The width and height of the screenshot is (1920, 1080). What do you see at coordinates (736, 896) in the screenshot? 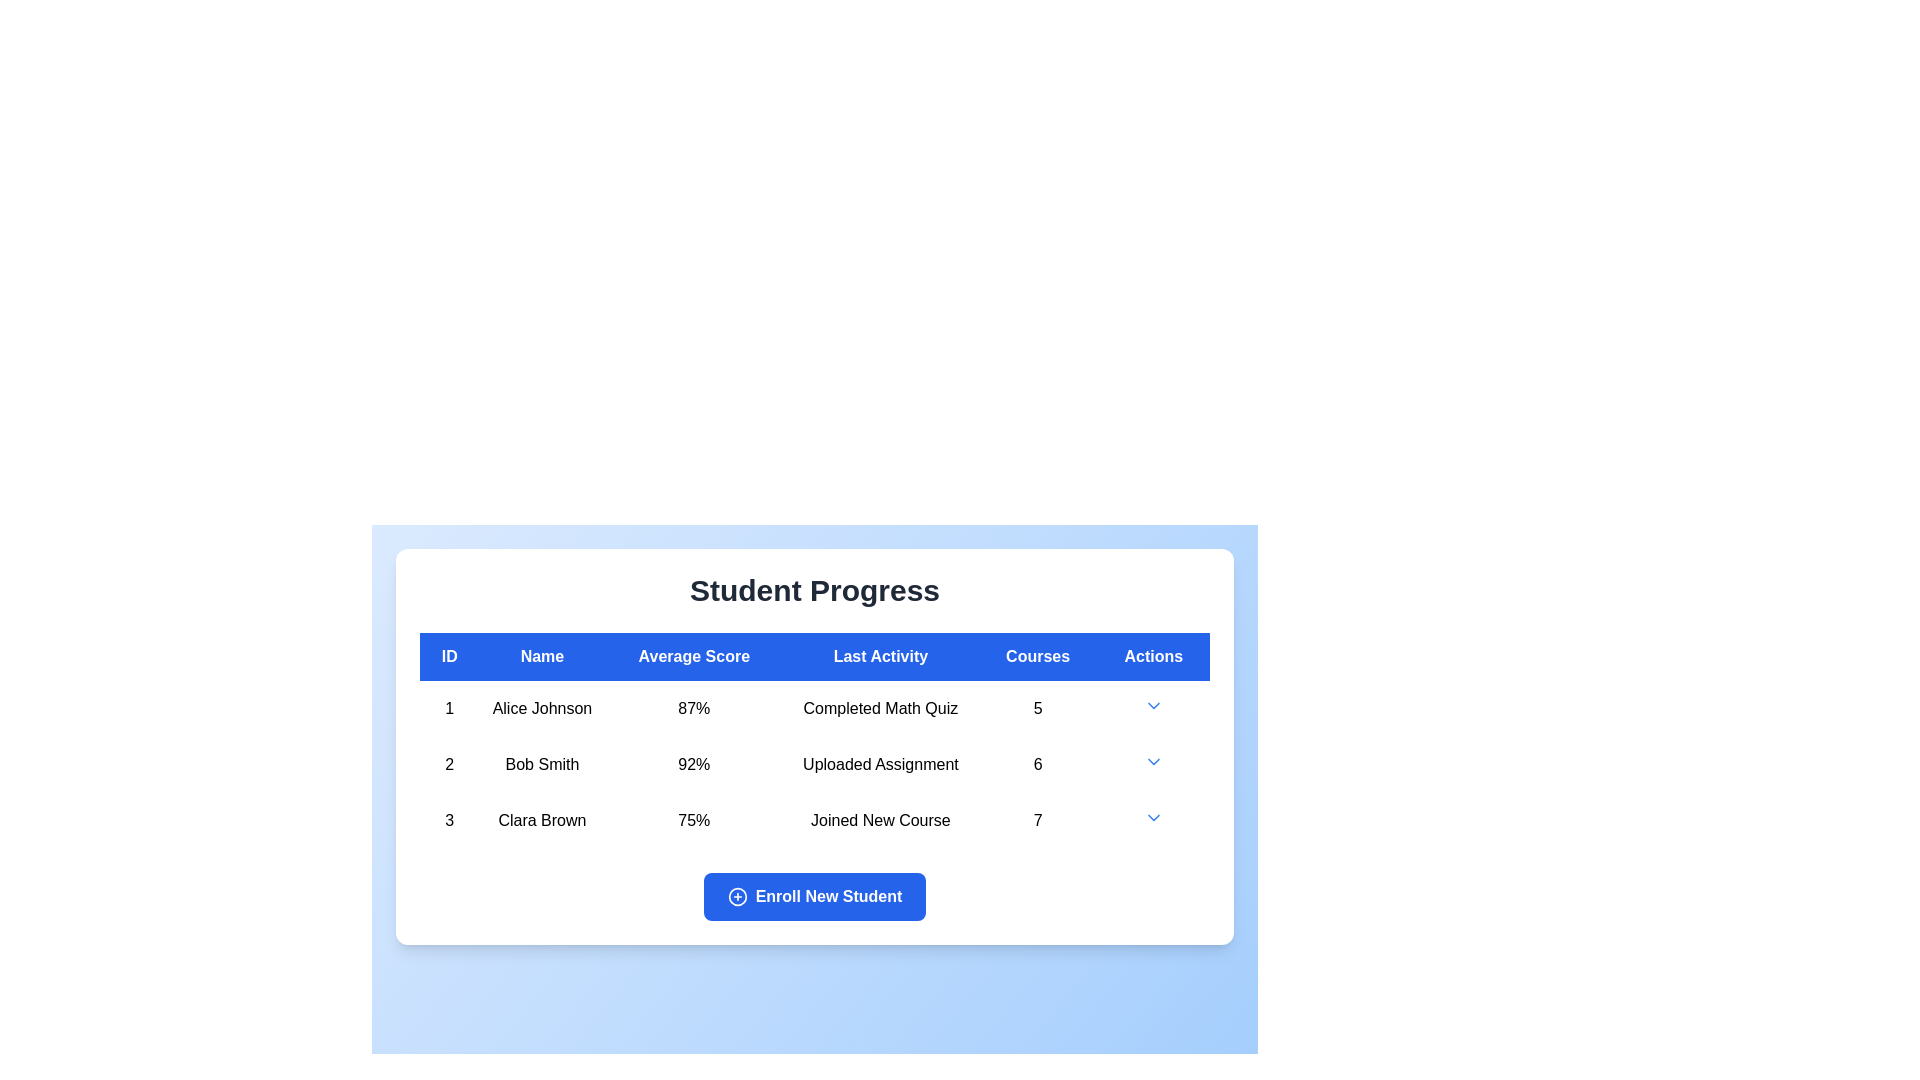
I see `the 'Enroll New Student' button, which features a circular SVG component indicating an additional action or feature` at bounding box center [736, 896].